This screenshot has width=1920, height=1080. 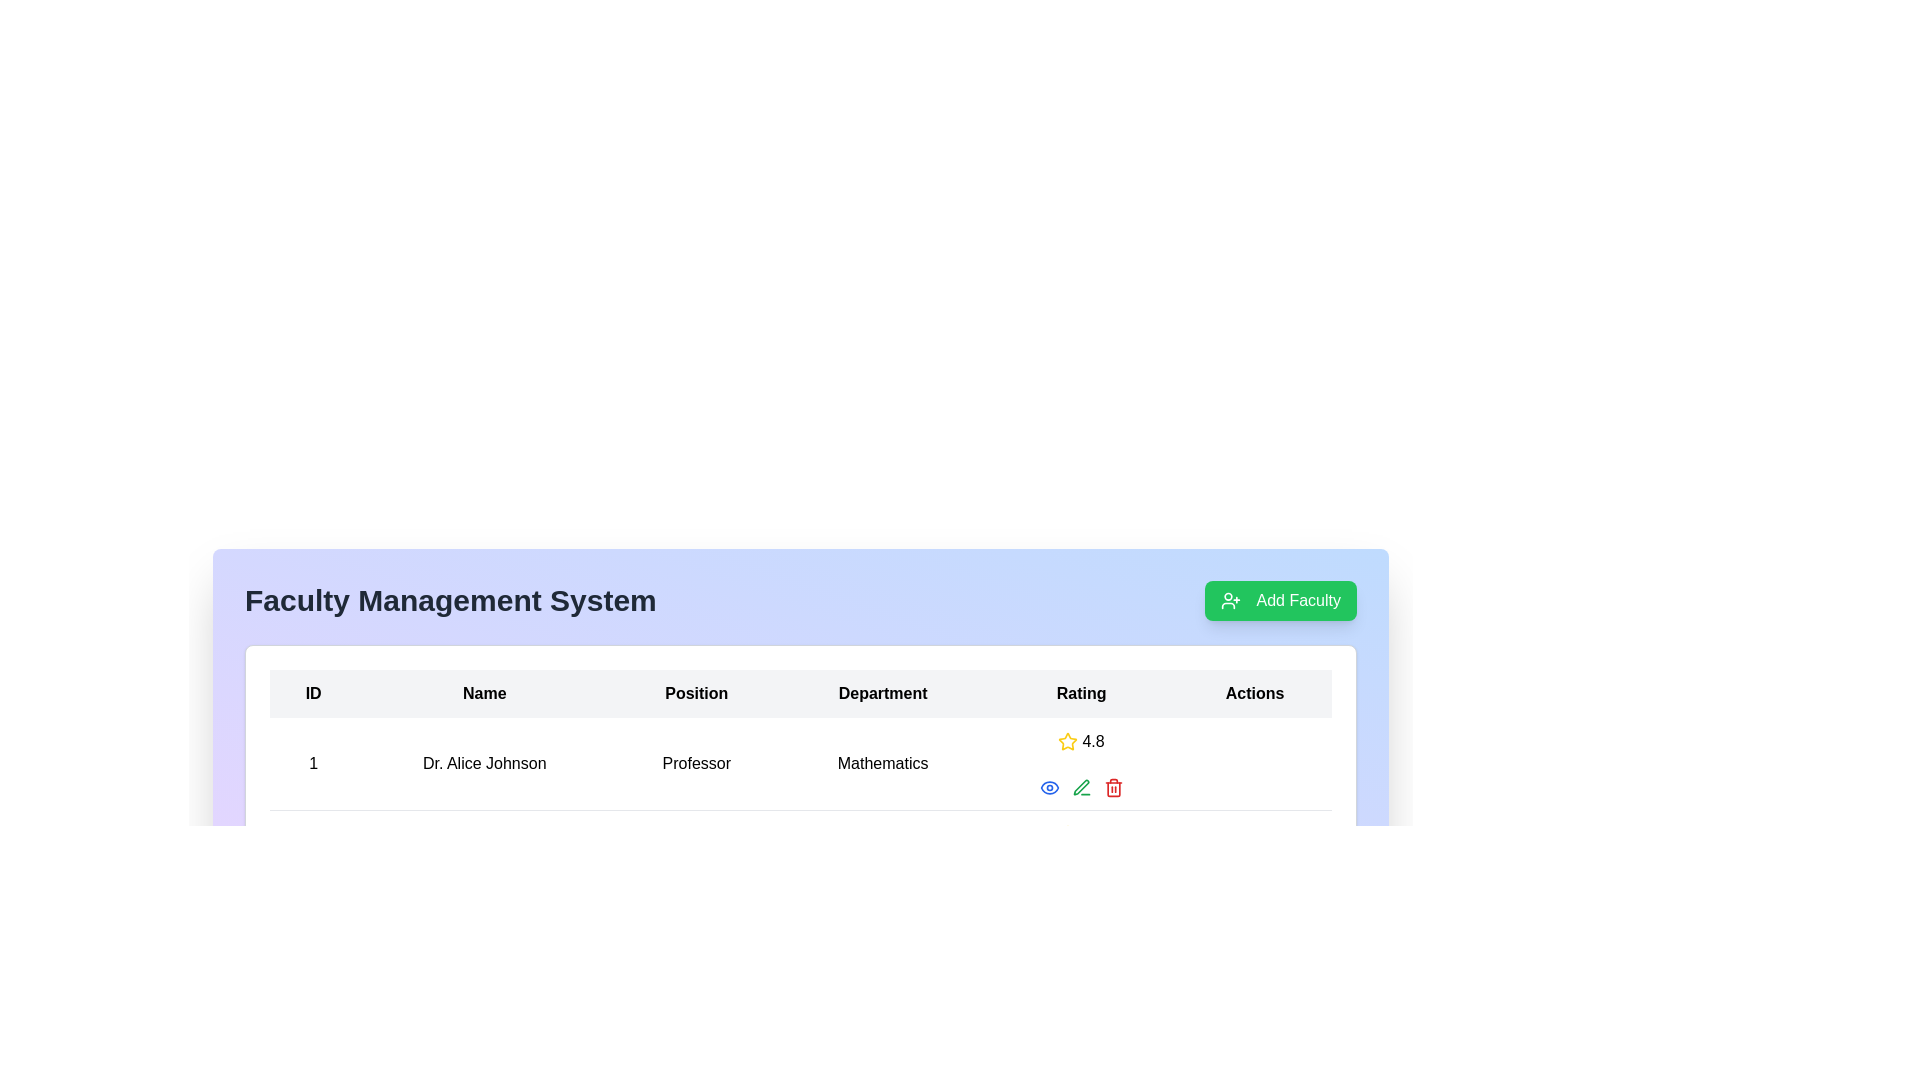 What do you see at coordinates (1080, 786) in the screenshot?
I see `the green pen icon button in the 'Actions' column of the row for 'Dr. Alice Johnson' to change its color to a darker green` at bounding box center [1080, 786].